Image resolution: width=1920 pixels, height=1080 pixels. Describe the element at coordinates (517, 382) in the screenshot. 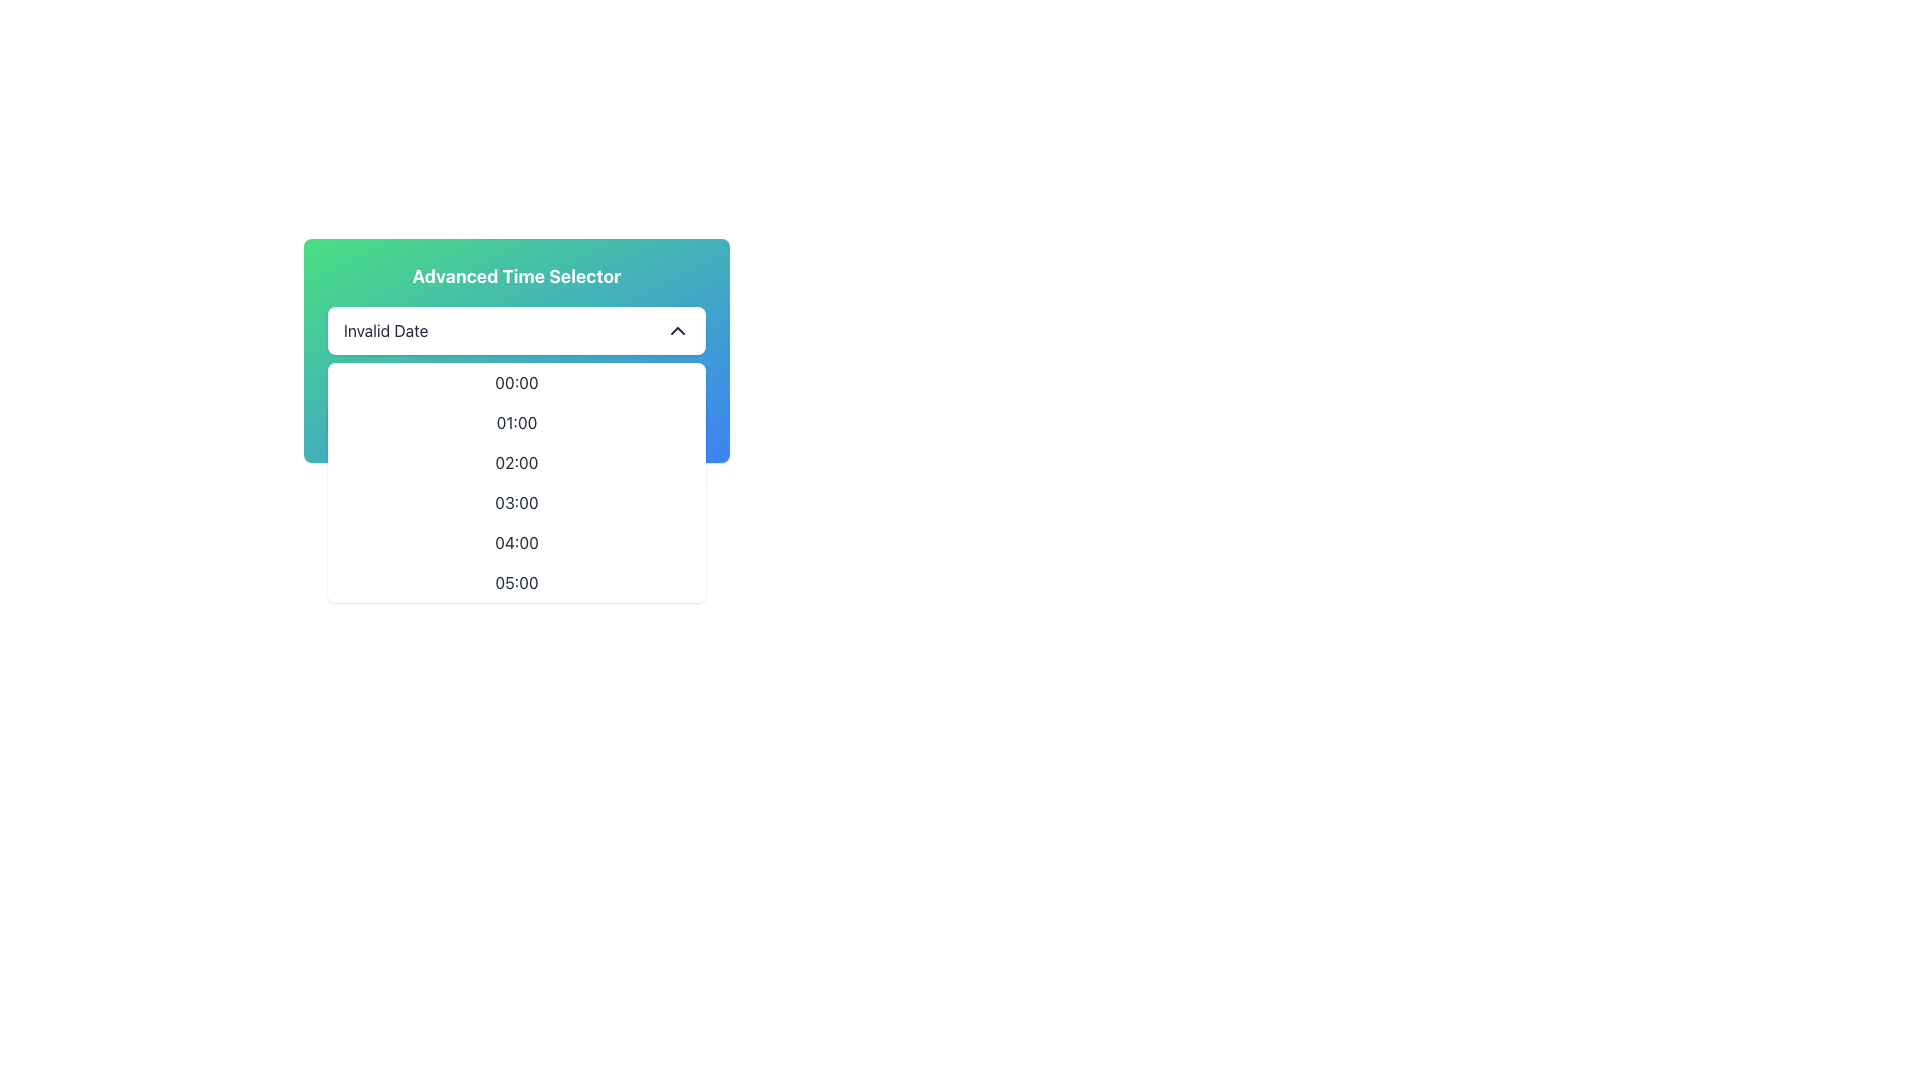

I see `the first time selection option '00:00' in the dropdown menu located directly under the 'Invalid Date' input field` at that location.